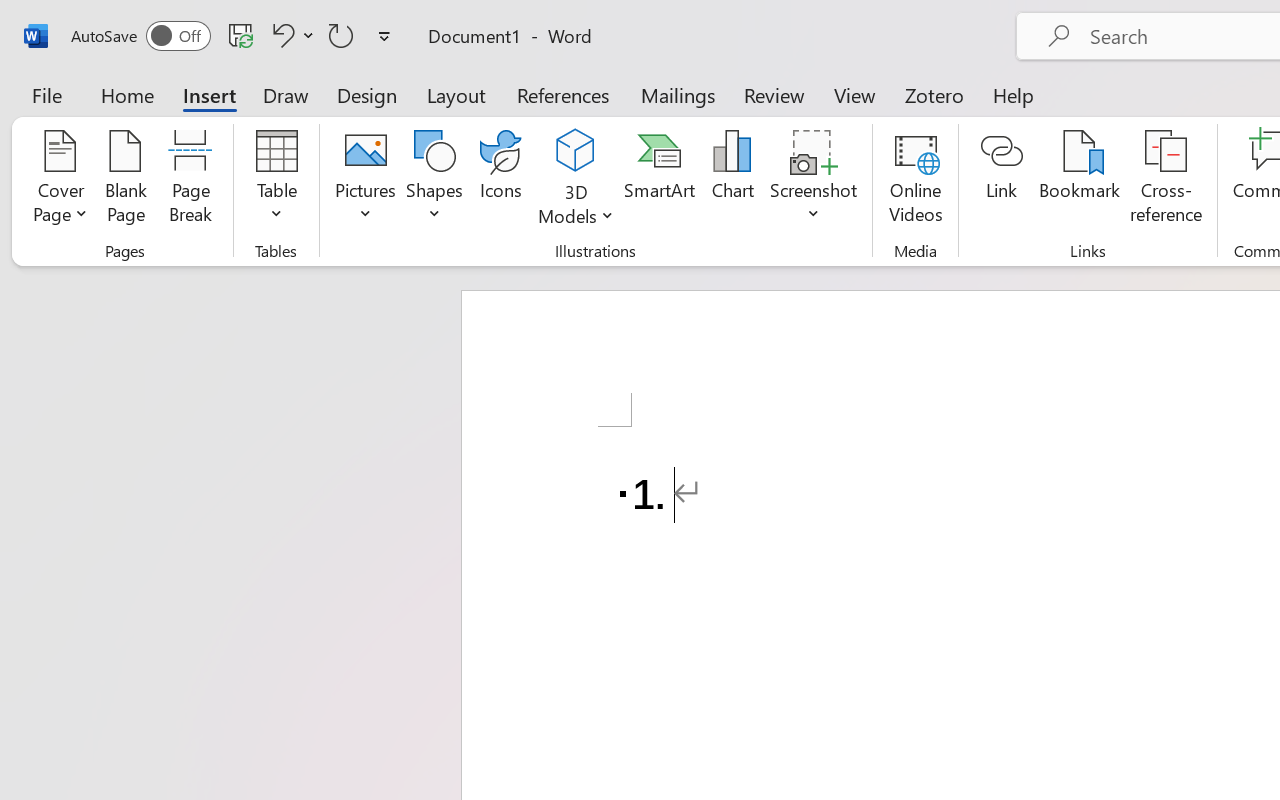 This screenshot has height=800, width=1280. What do you see at coordinates (575, 151) in the screenshot?
I see `'3D Models'` at bounding box center [575, 151].